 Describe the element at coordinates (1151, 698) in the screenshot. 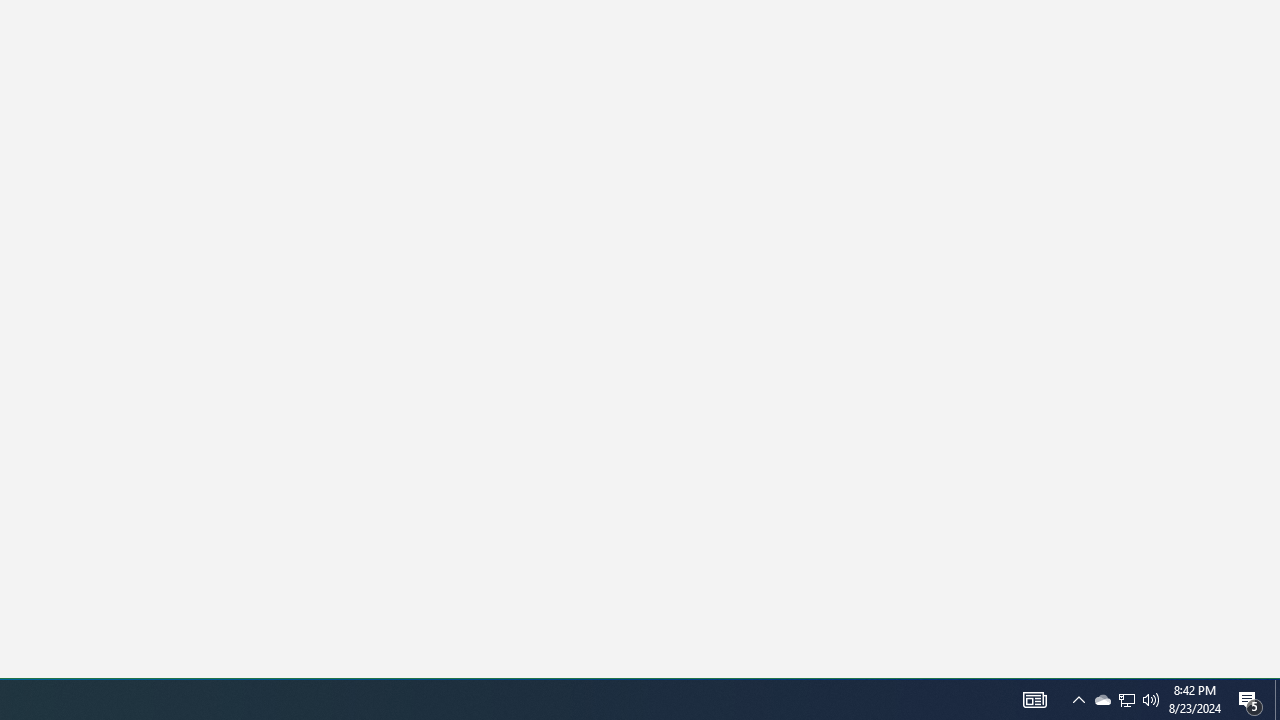

I see `'Q2790: 100%'` at that location.